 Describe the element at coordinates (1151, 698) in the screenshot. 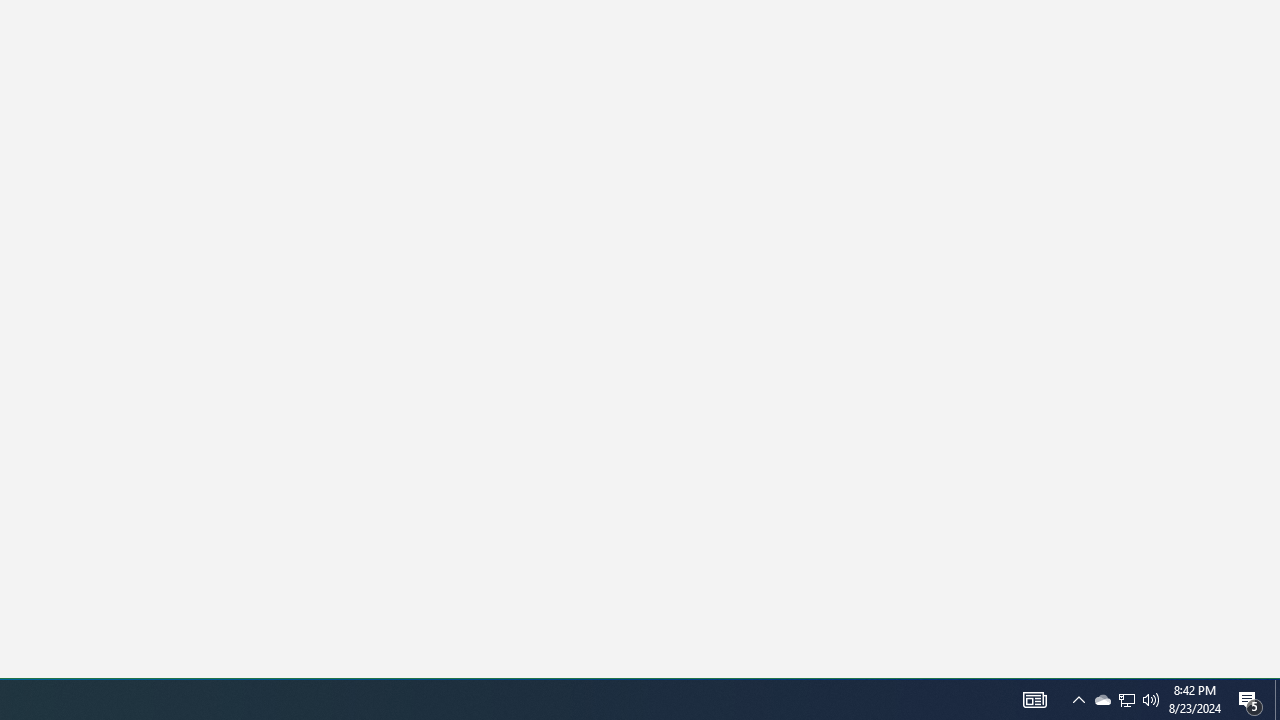

I see `'Q2790: 100%'` at that location.